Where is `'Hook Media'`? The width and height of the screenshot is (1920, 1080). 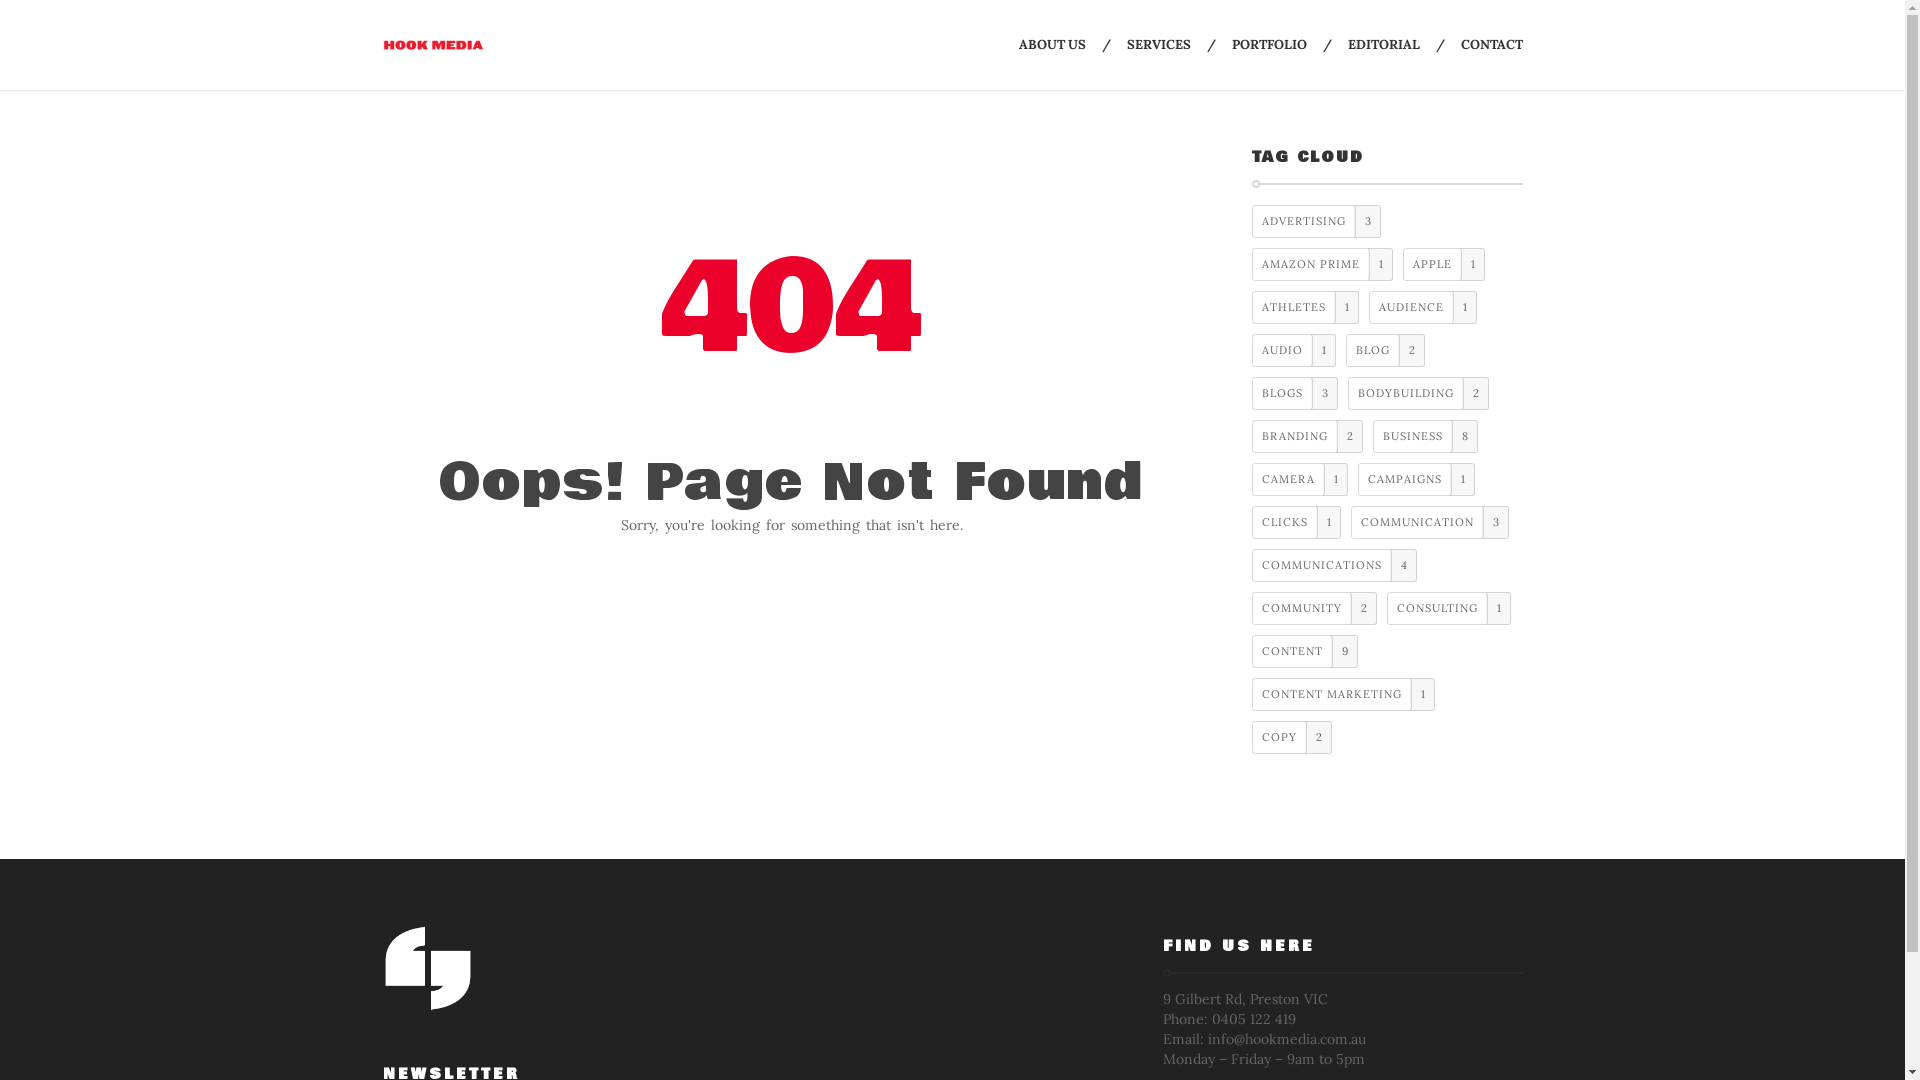 'Hook Media' is located at coordinates (431, 45).